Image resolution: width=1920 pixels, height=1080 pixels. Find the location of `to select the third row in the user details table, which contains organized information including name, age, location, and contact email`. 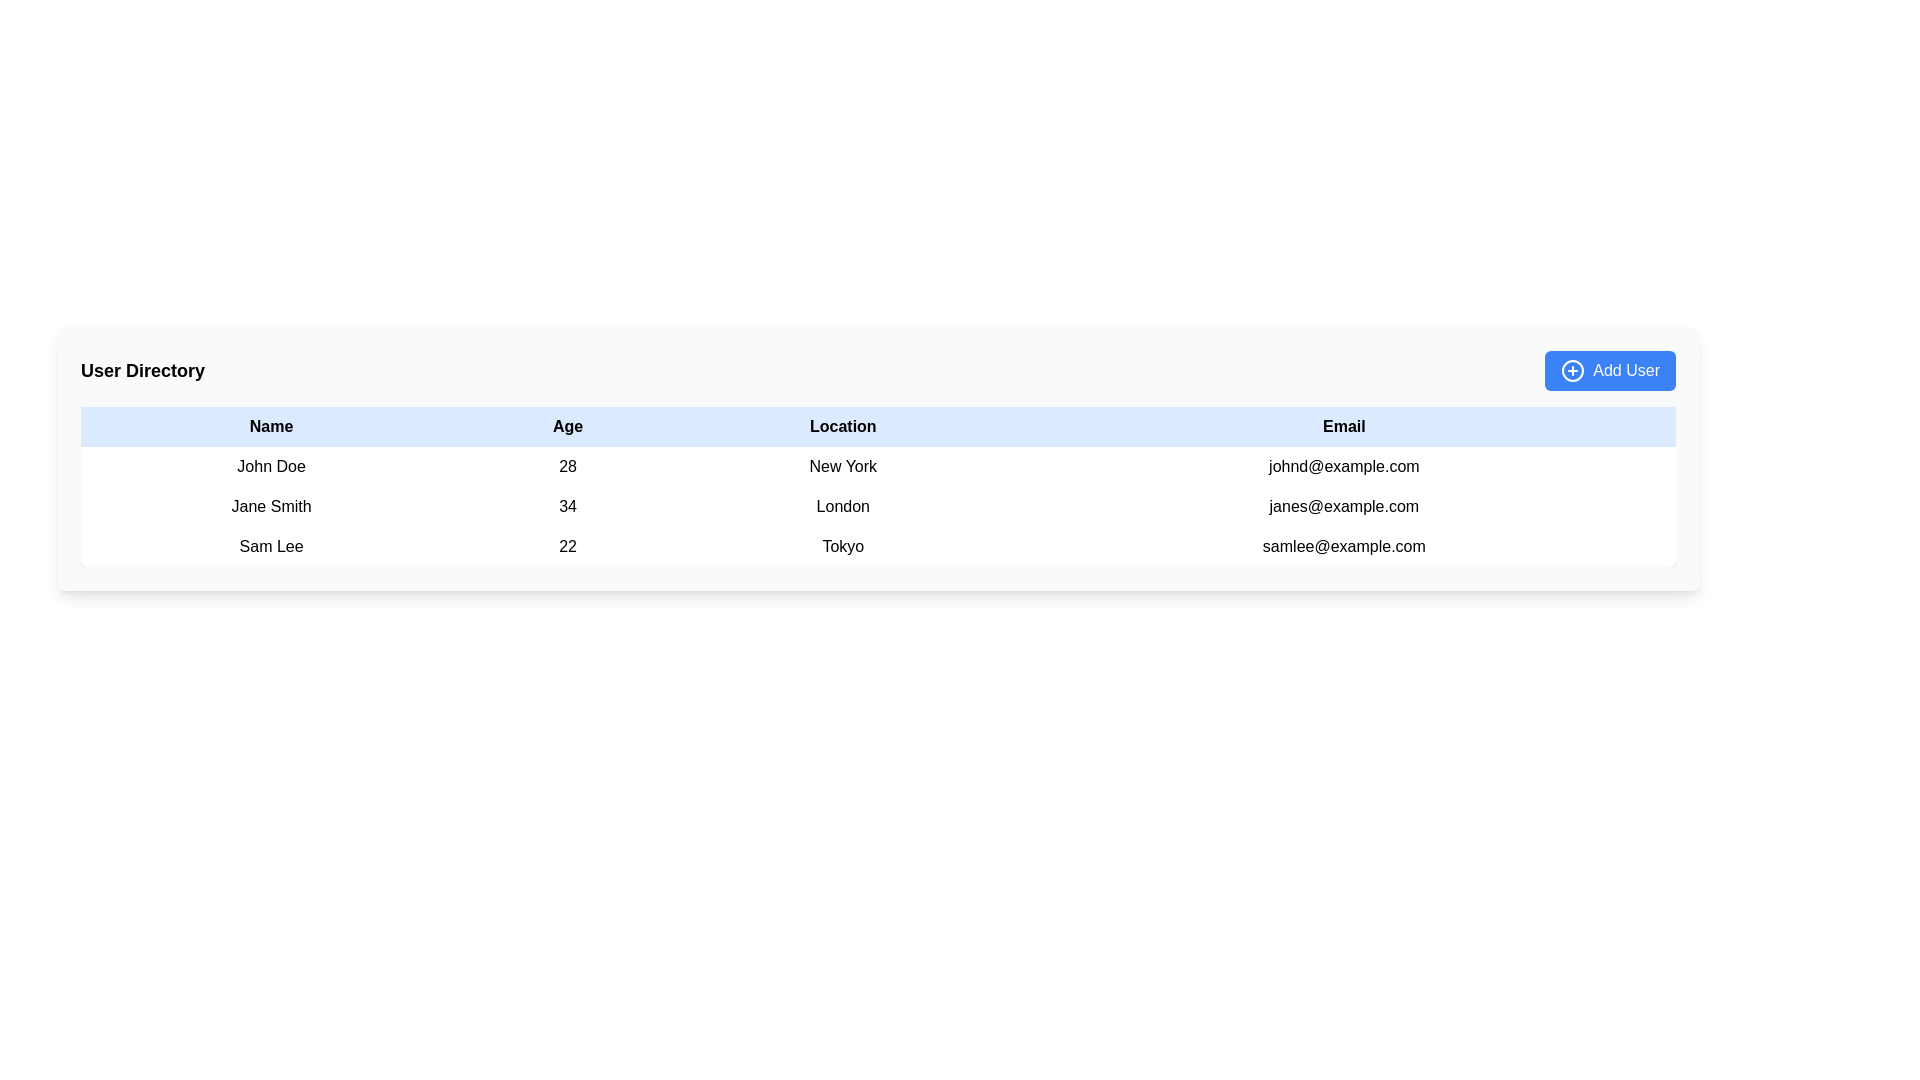

to select the third row in the user details table, which contains organized information including name, age, location, and contact email is located at coordinates (878, 547).